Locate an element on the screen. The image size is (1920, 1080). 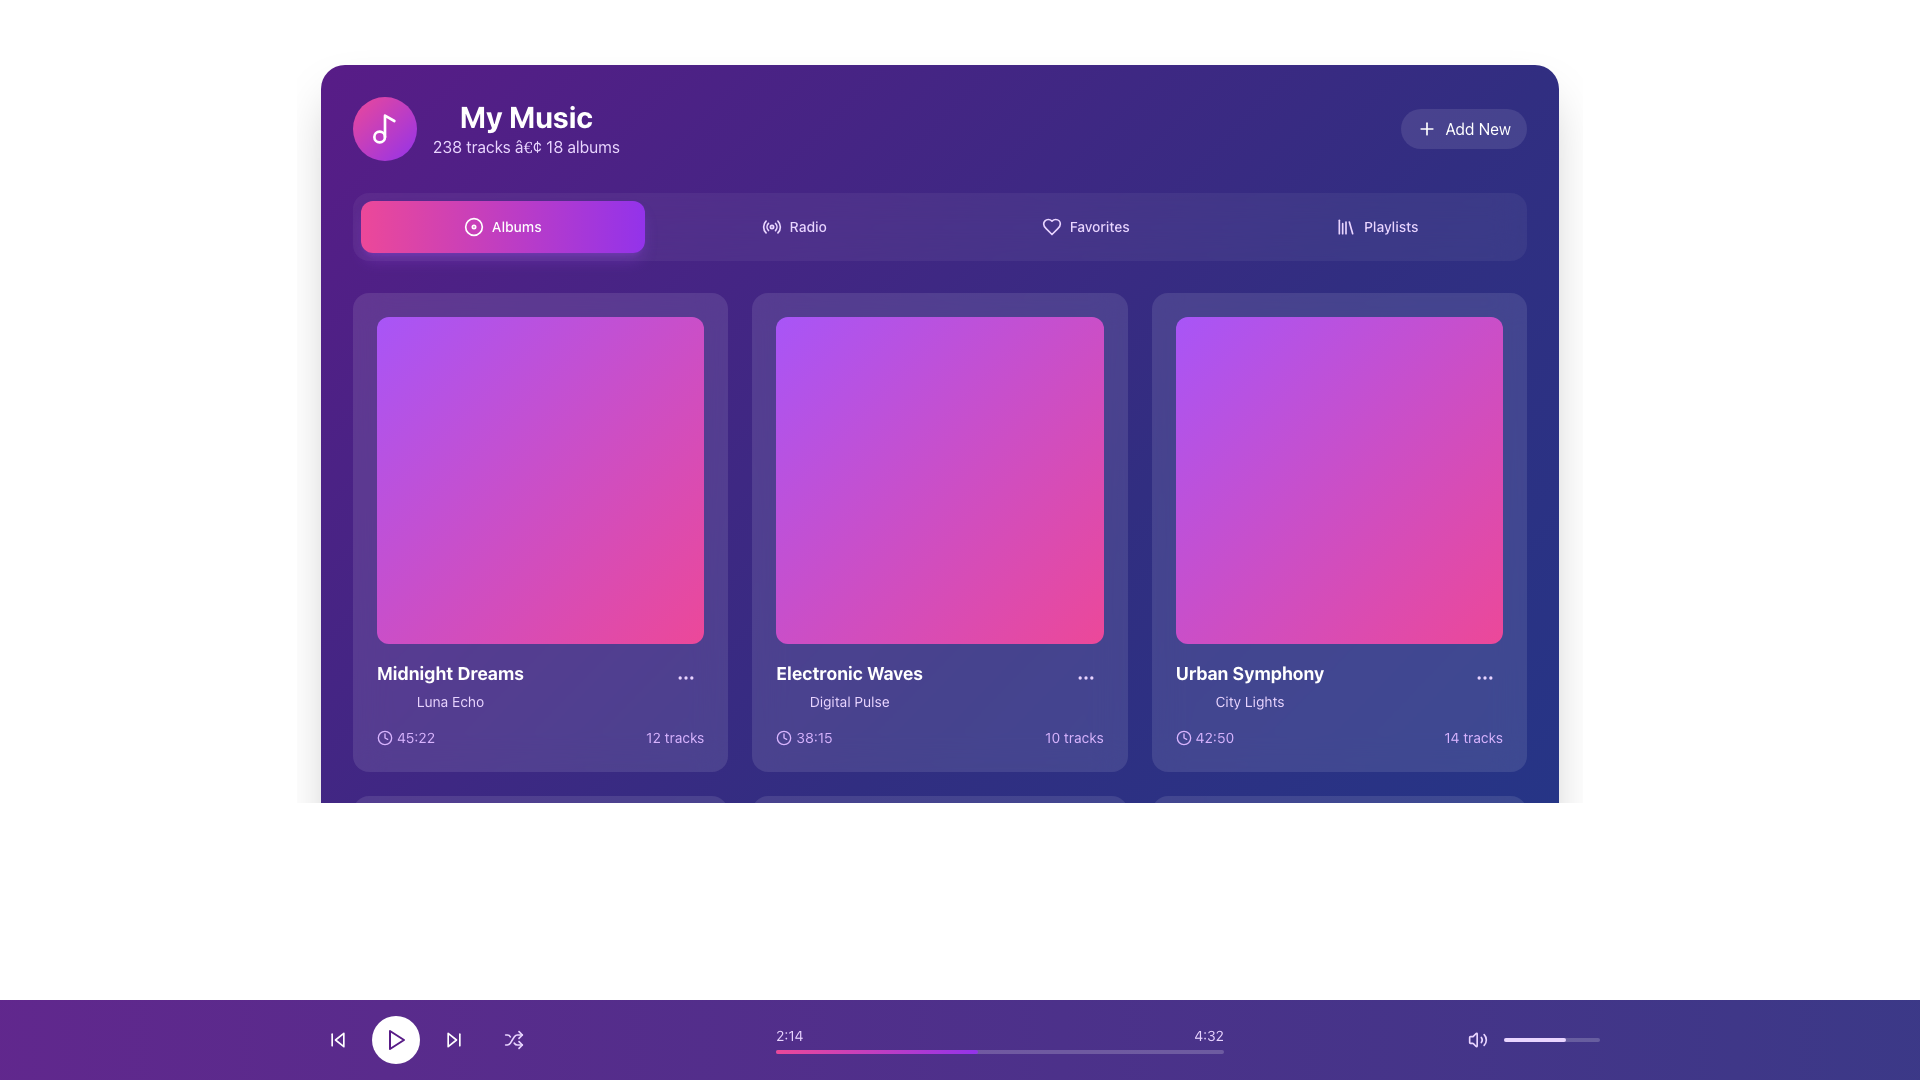
the volume is located at coordinates (1546, 1039).